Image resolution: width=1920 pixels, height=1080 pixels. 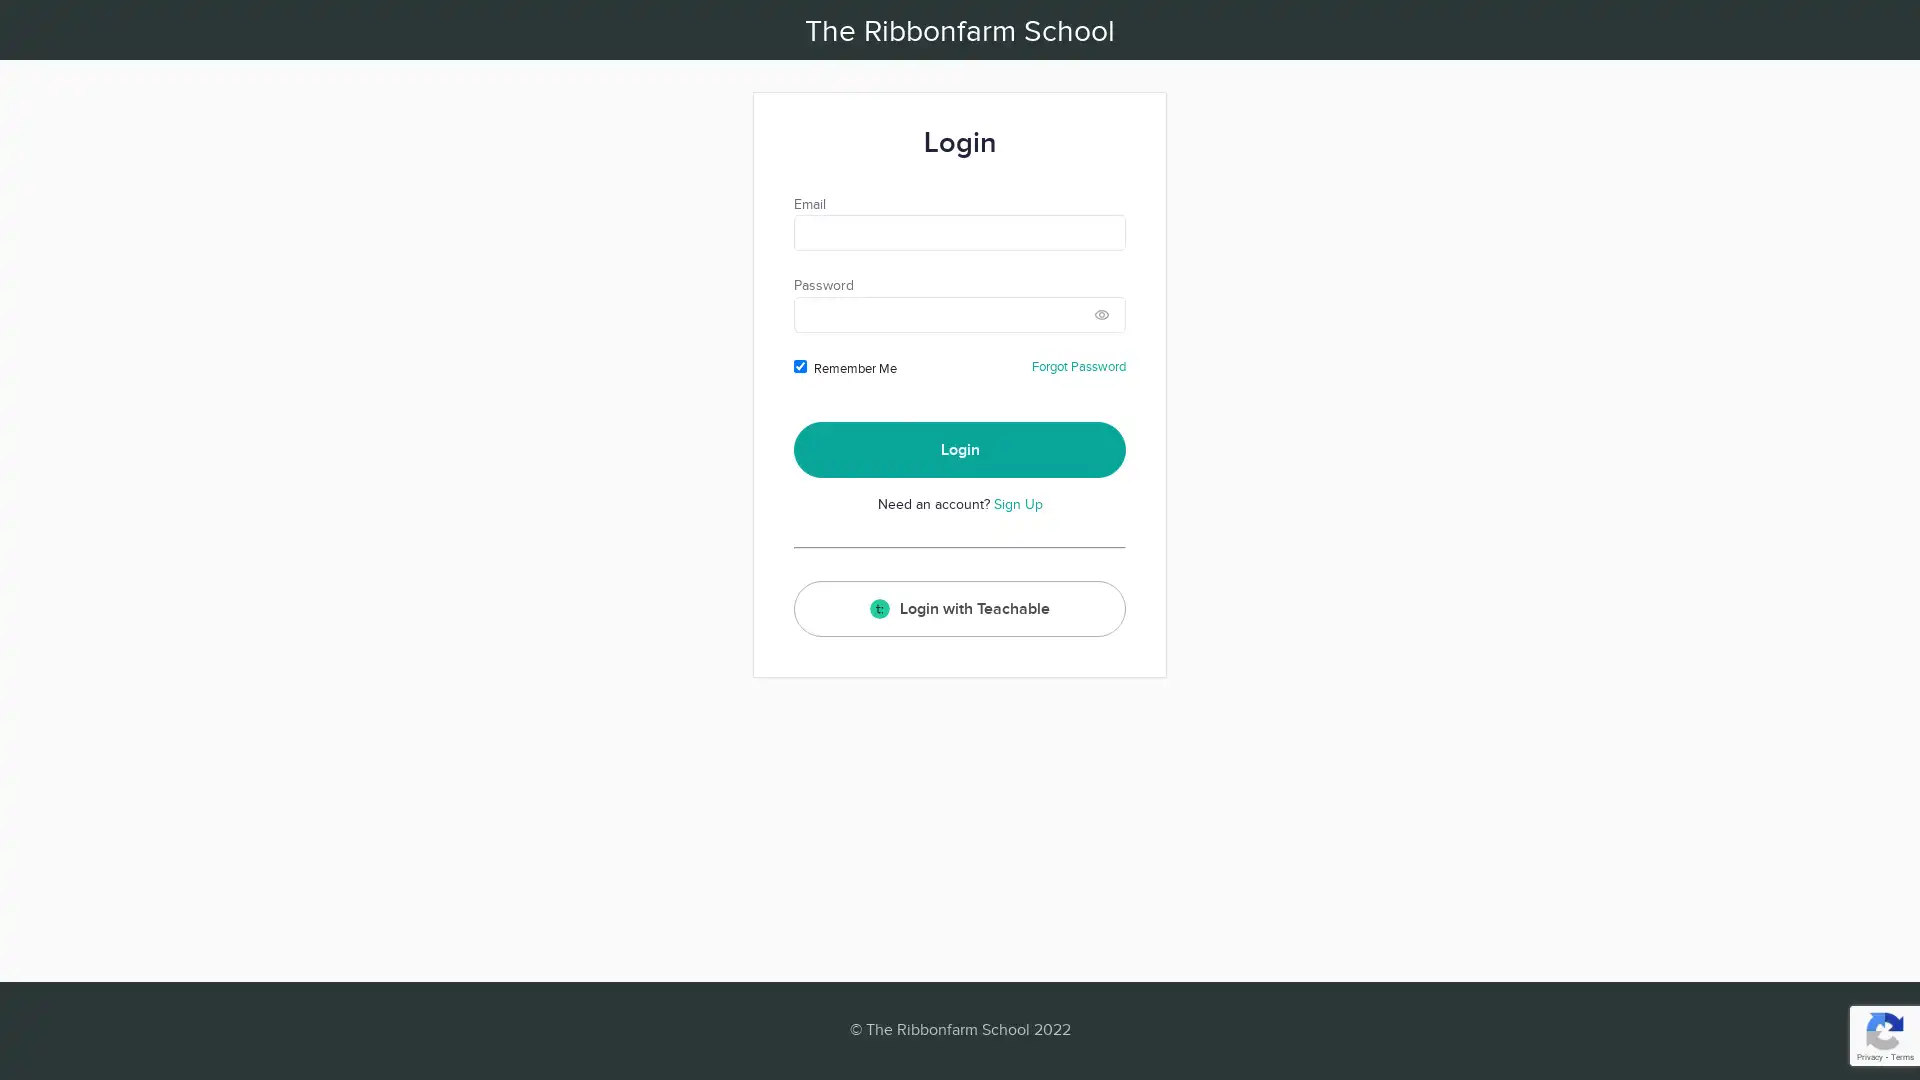 I want to click on Login with Teachable, so click(x=960, y=608).